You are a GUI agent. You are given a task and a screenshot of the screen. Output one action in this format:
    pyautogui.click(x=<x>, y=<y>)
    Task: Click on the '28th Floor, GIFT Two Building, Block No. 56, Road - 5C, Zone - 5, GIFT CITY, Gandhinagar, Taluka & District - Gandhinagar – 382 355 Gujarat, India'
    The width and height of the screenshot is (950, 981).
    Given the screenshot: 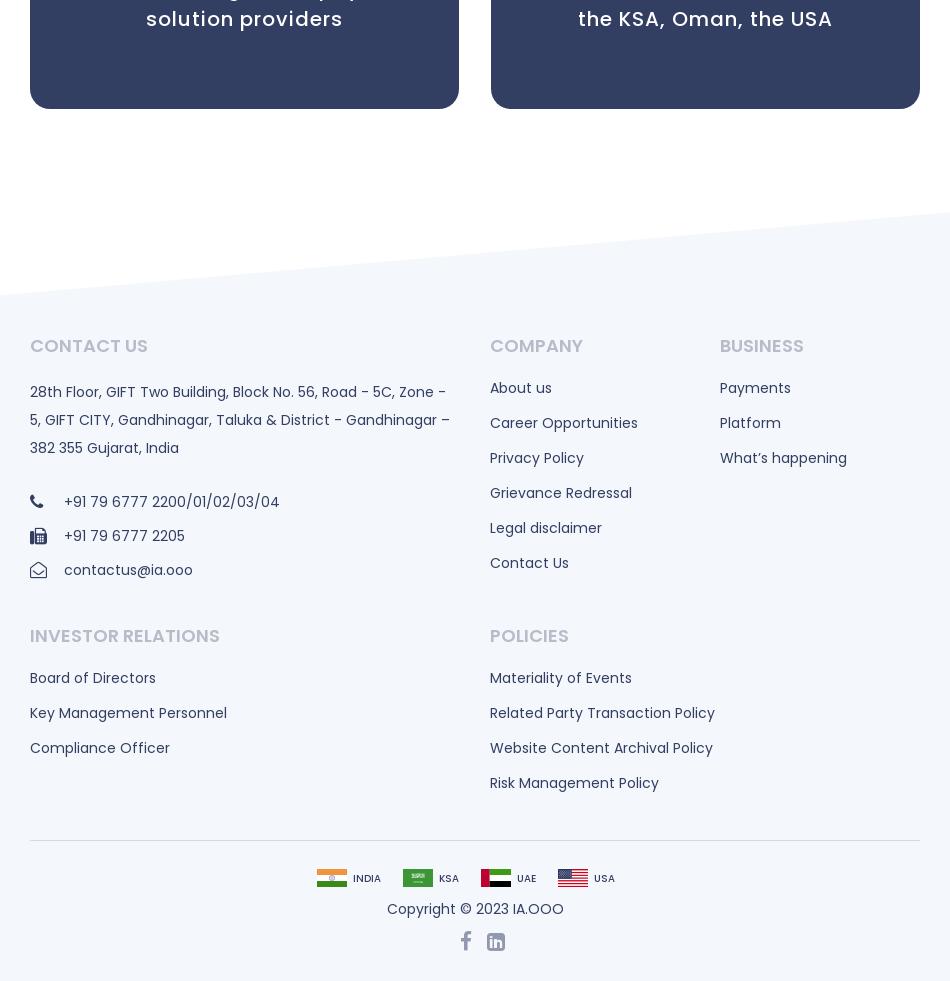 What is the action you would take?
    pyautogui.click(x=238, y=418)
    